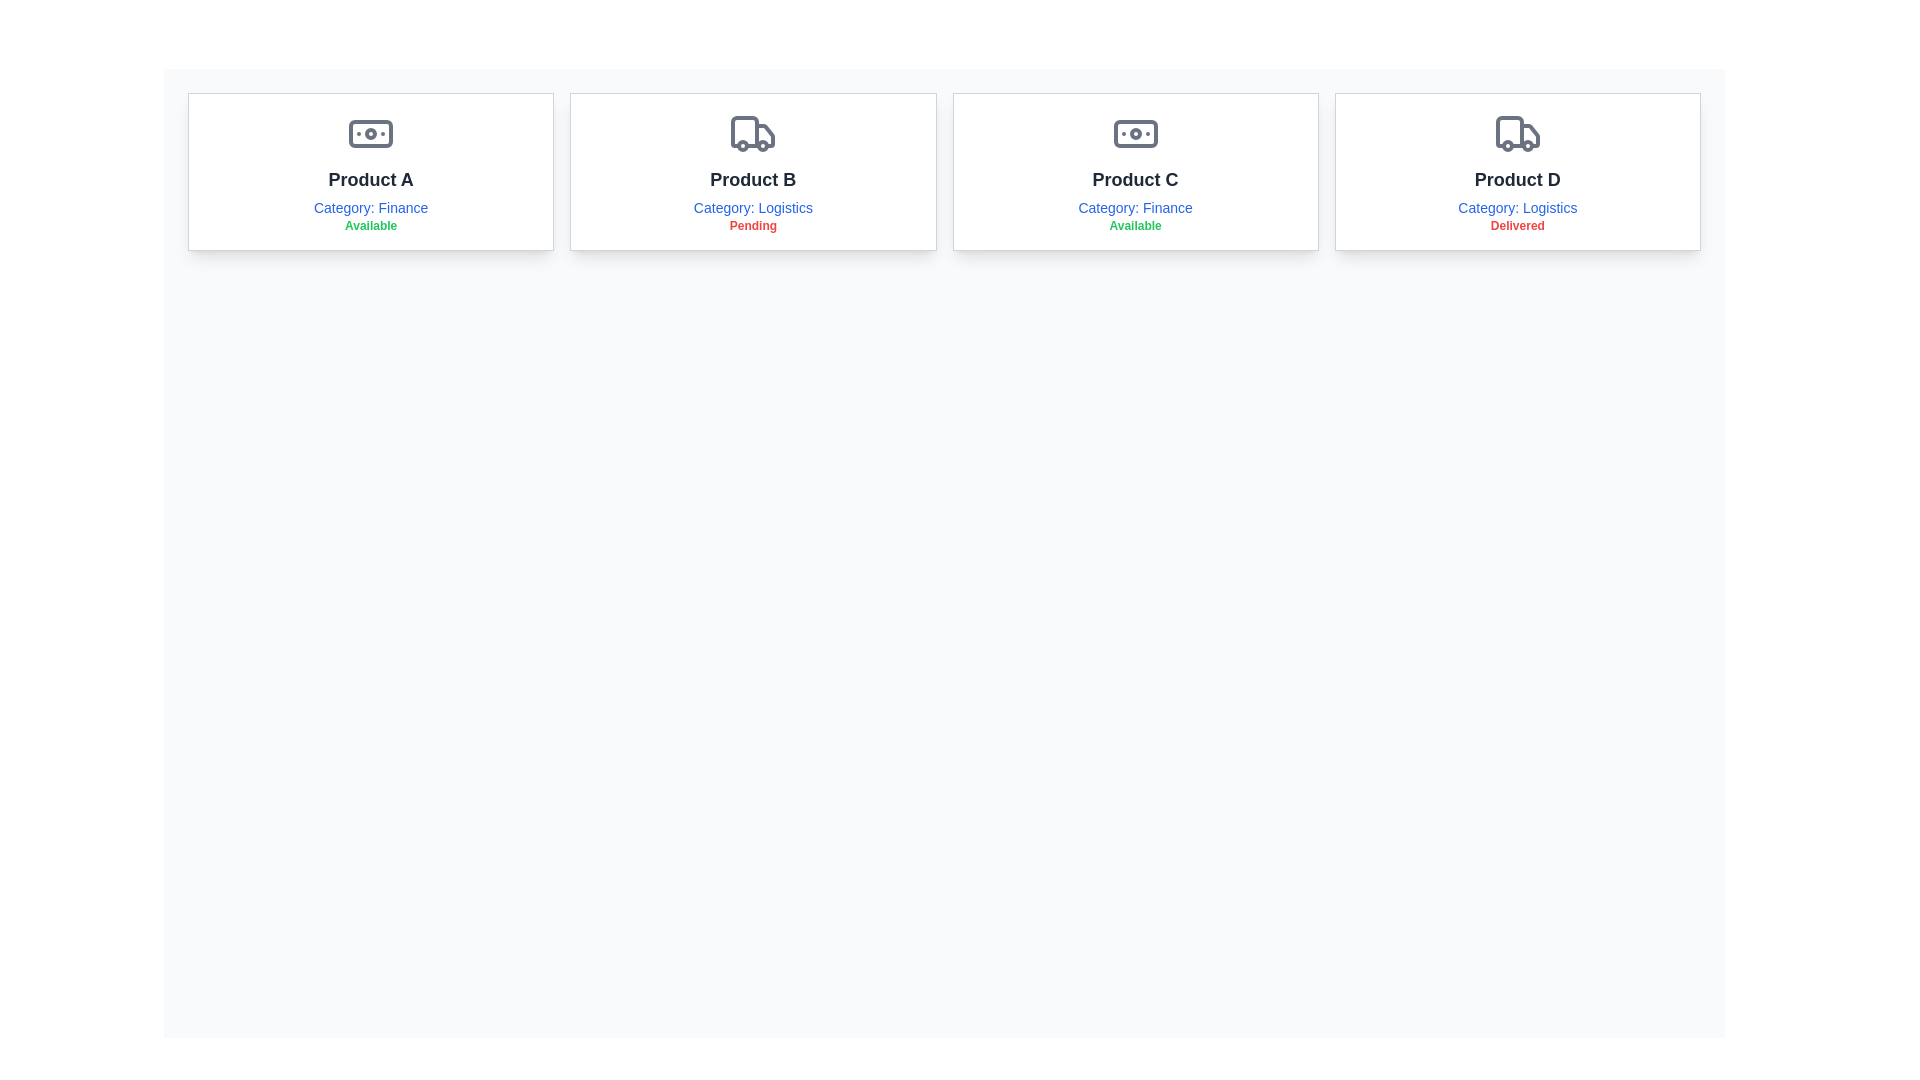 The height and width of the screenshot is (1080, 1920). What do you see at coordinates (752, 180) in the screenshot?
I see `the text label that identifies 'Product B', which is centrally located below the truck icon and above smaller category and status text elements` at bounding box center [752, 180].